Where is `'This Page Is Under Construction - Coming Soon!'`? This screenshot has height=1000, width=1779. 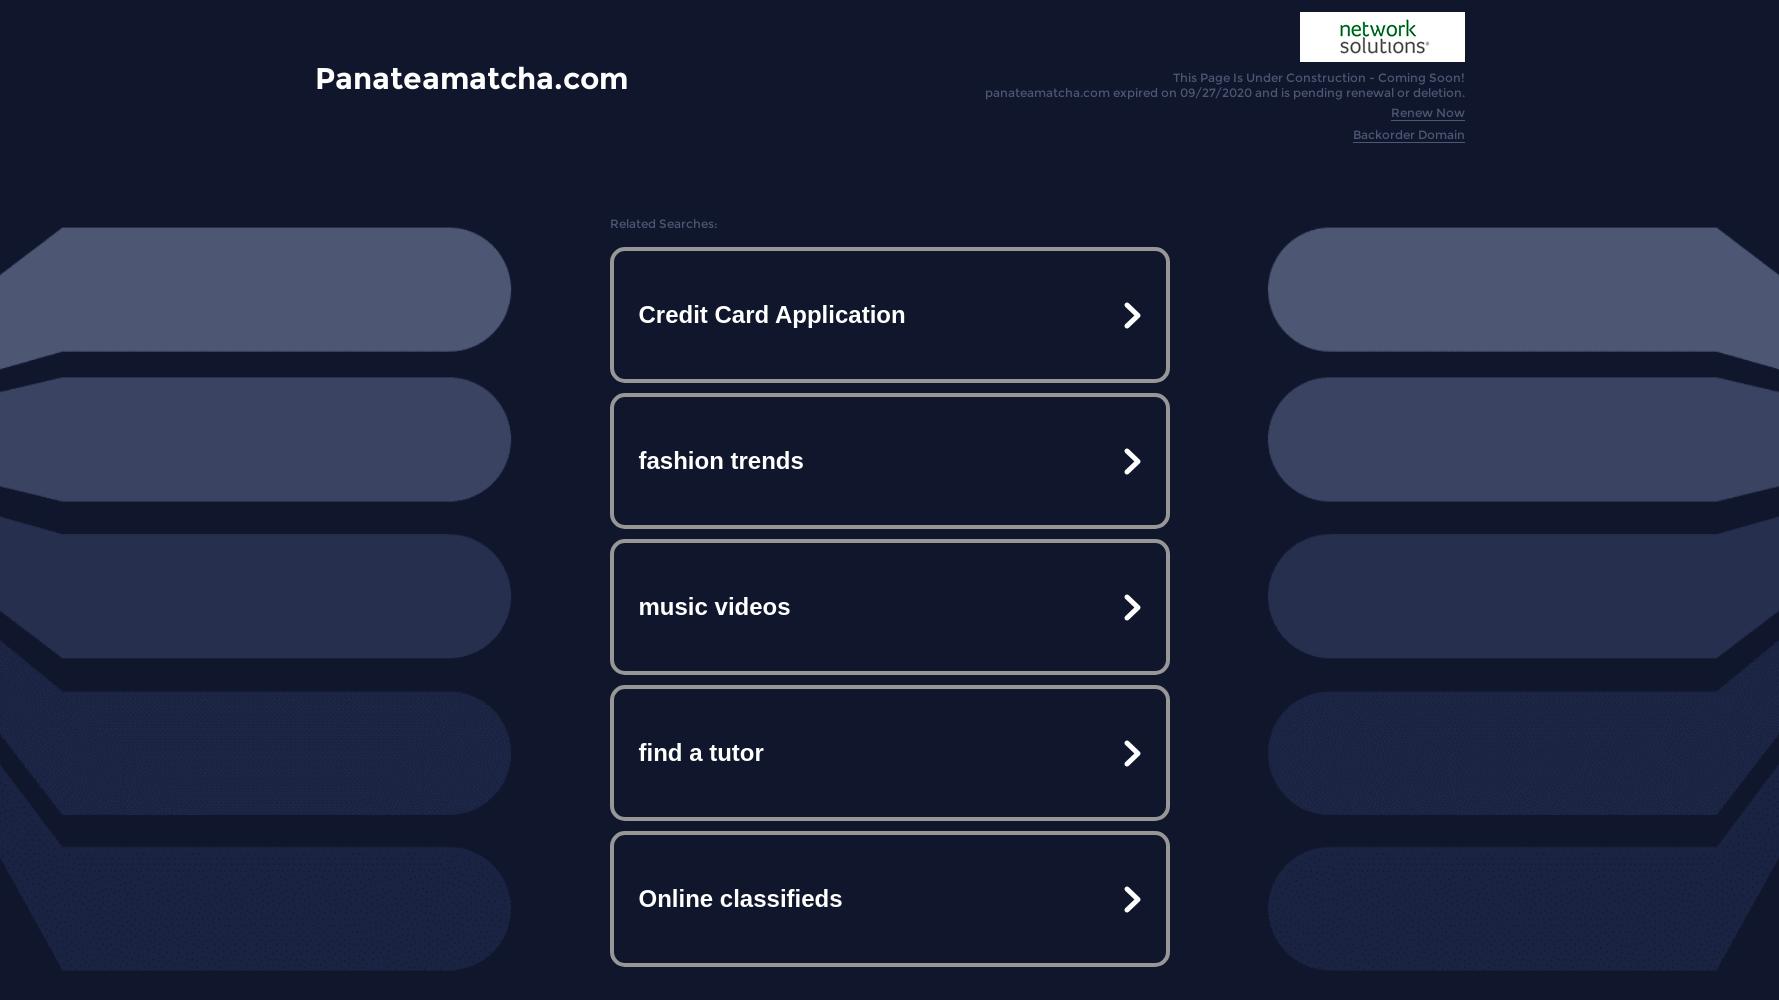 'This Page Is Under Construction - Coming Soon!' is located at coordinates (1317, 76).